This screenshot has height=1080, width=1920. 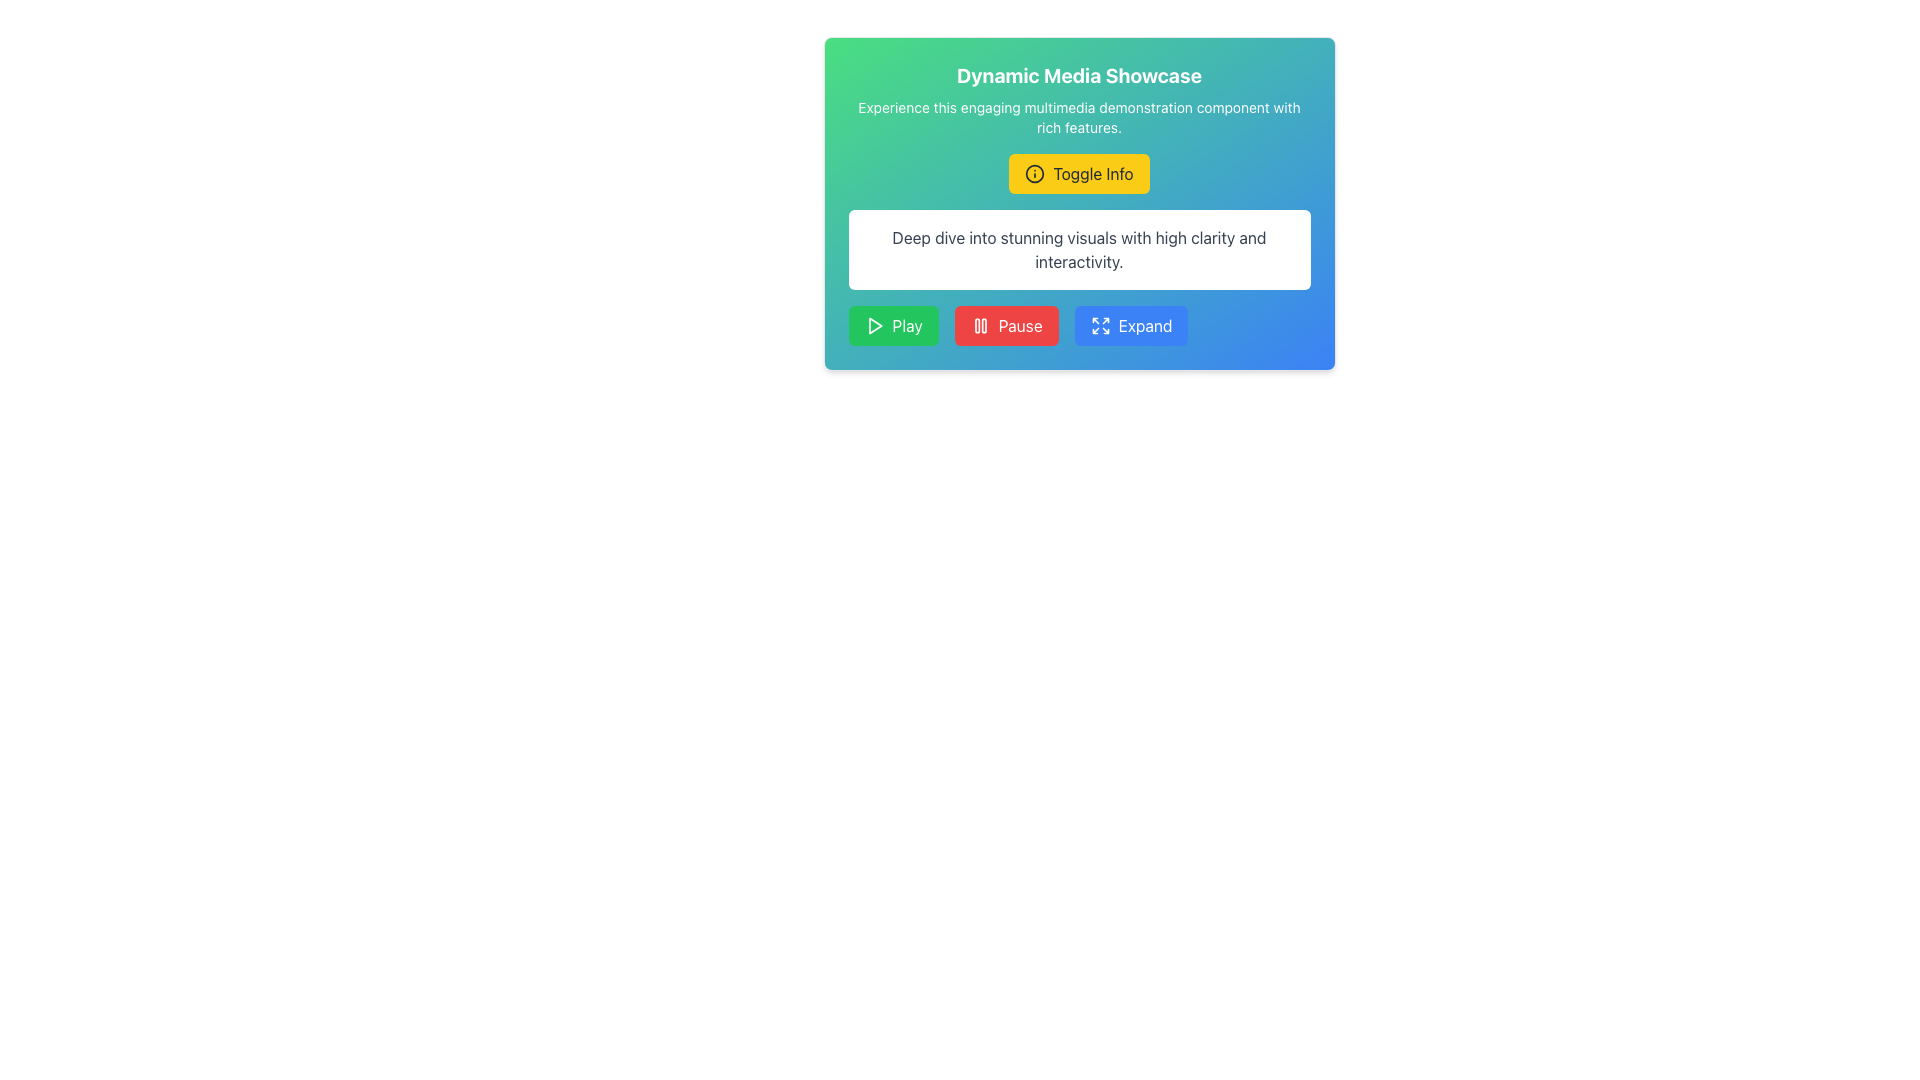 What do you see at coordinates (892, 325) in the screenshot?
I see `the 'Play' button, which is the first button among three horizontally aligned buttons for media control, located to the far left of the button group` at bounding box center [892, 325].